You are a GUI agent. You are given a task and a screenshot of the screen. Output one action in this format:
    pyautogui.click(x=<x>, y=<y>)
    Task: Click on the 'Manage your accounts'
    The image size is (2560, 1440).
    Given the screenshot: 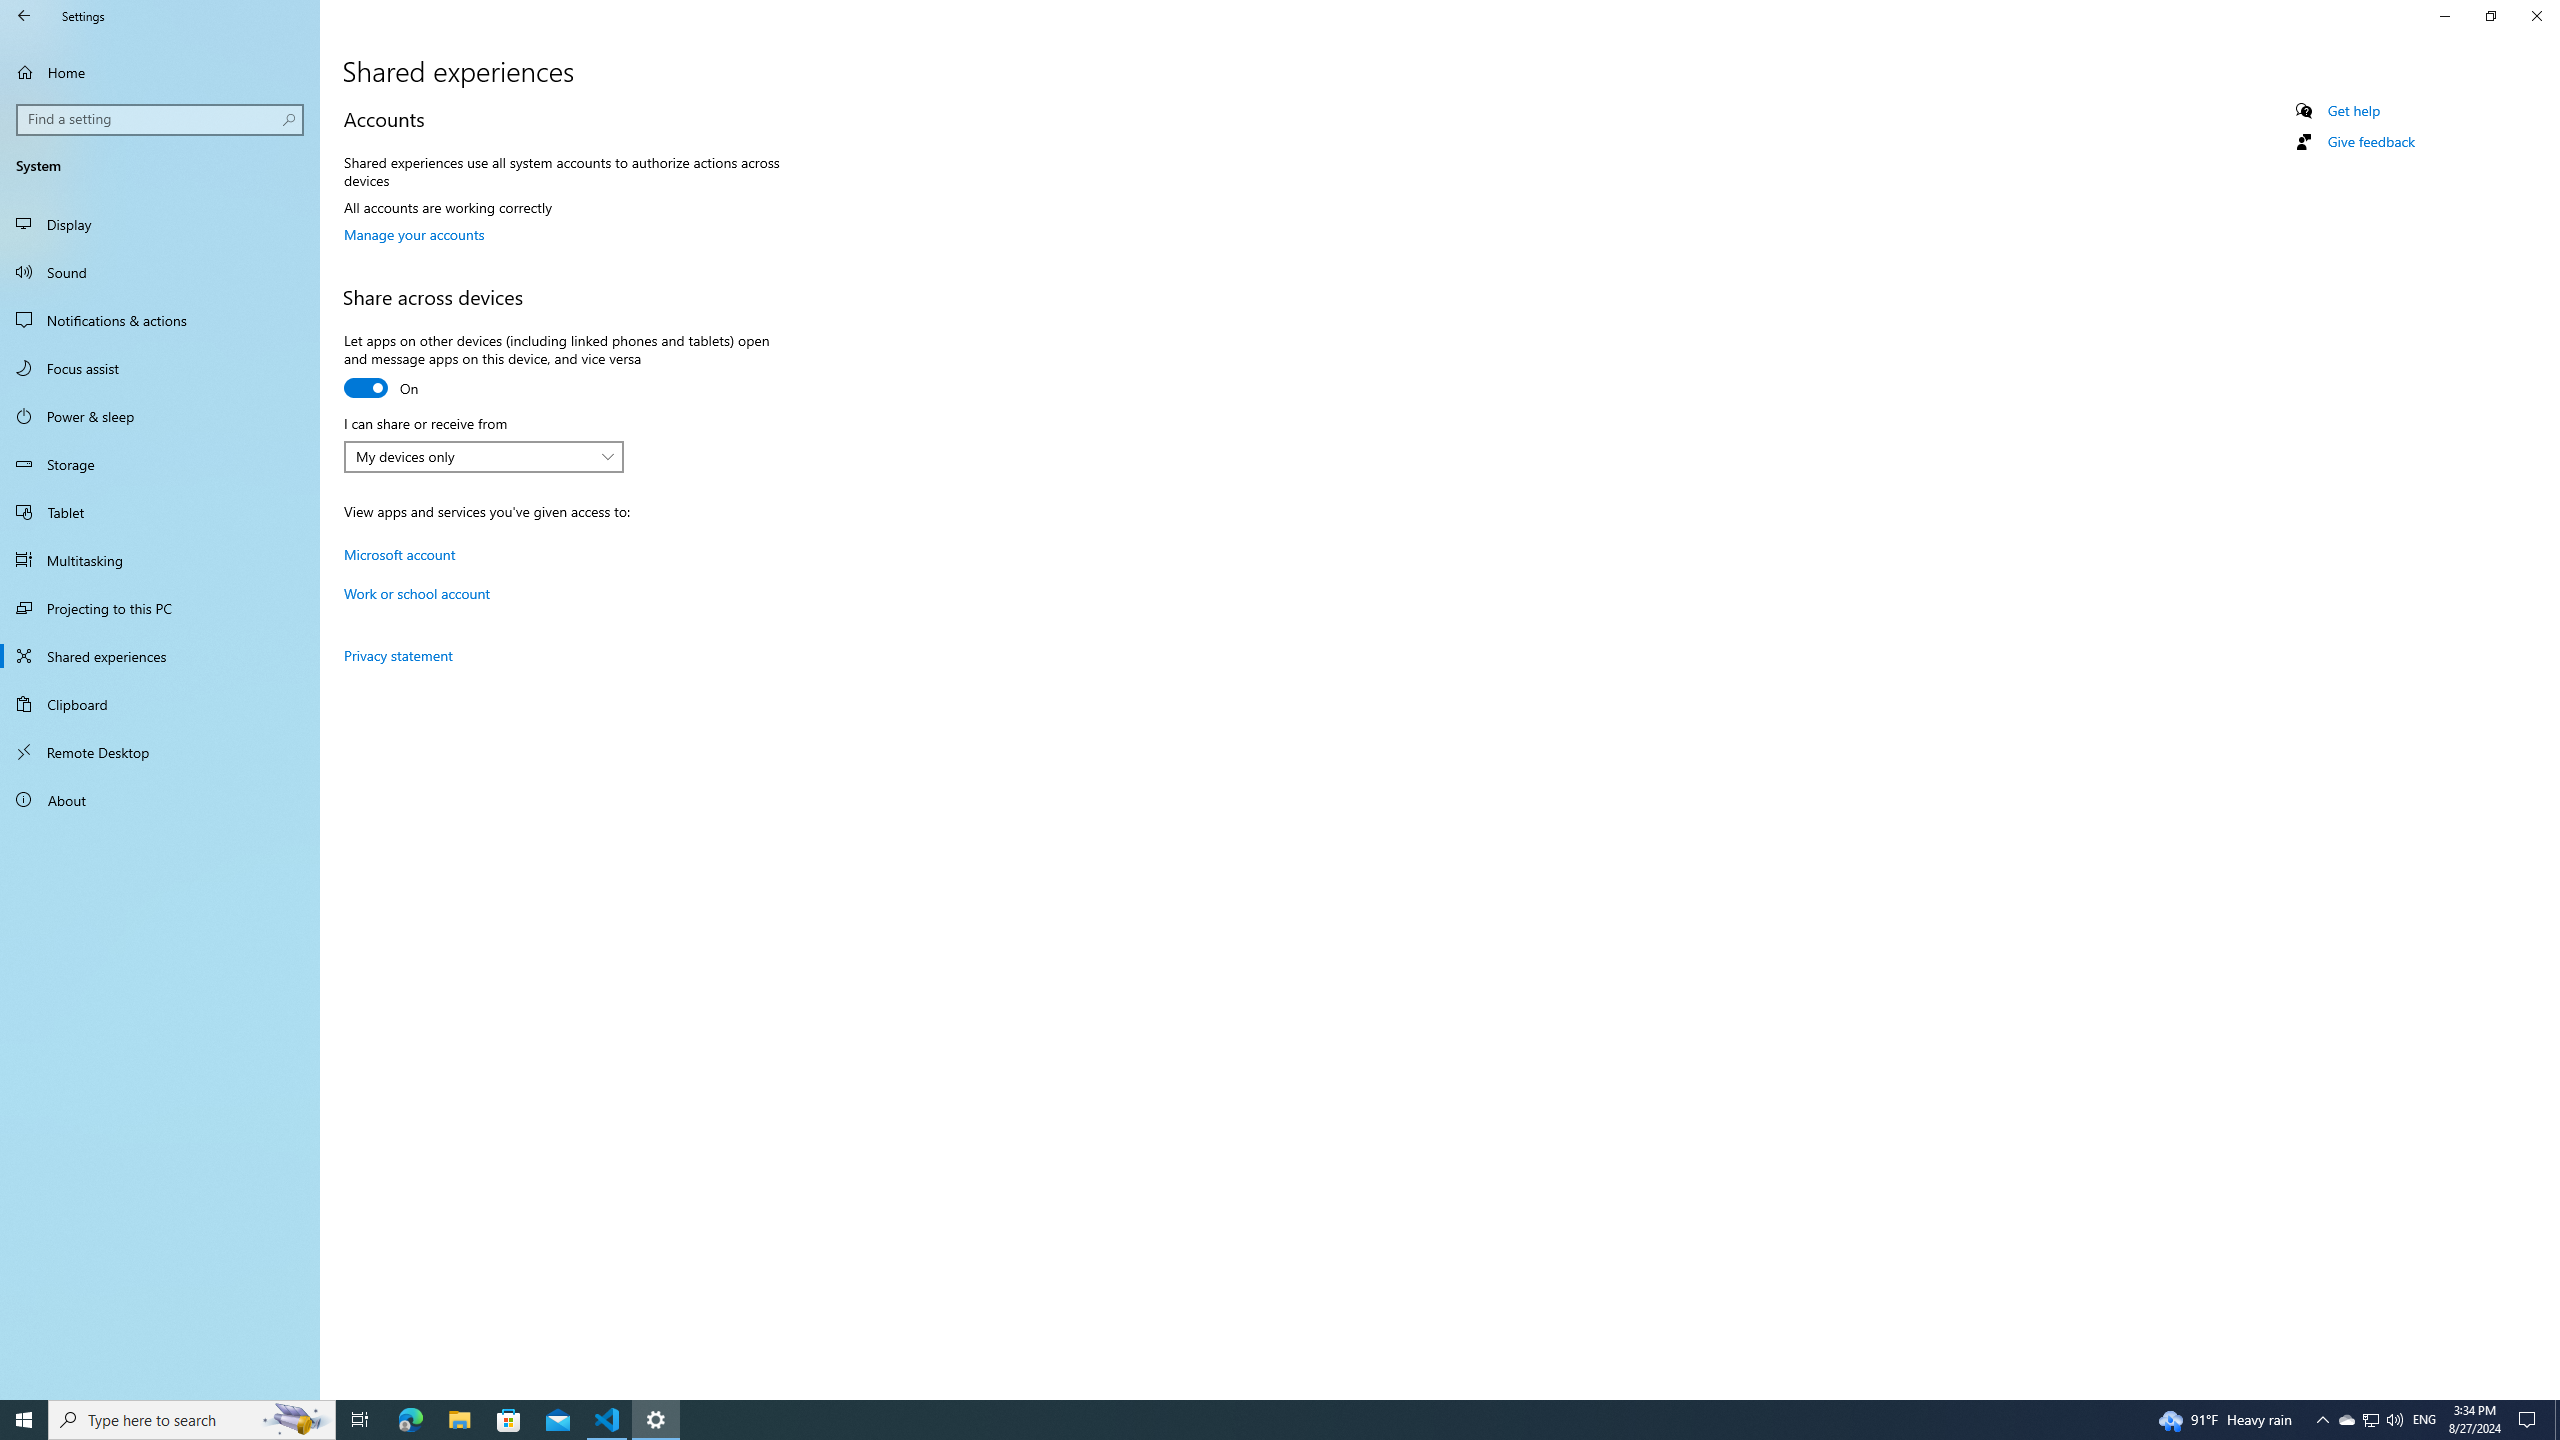 What is the action you would take?
    pyautogui.click(x=412, y=233)
    